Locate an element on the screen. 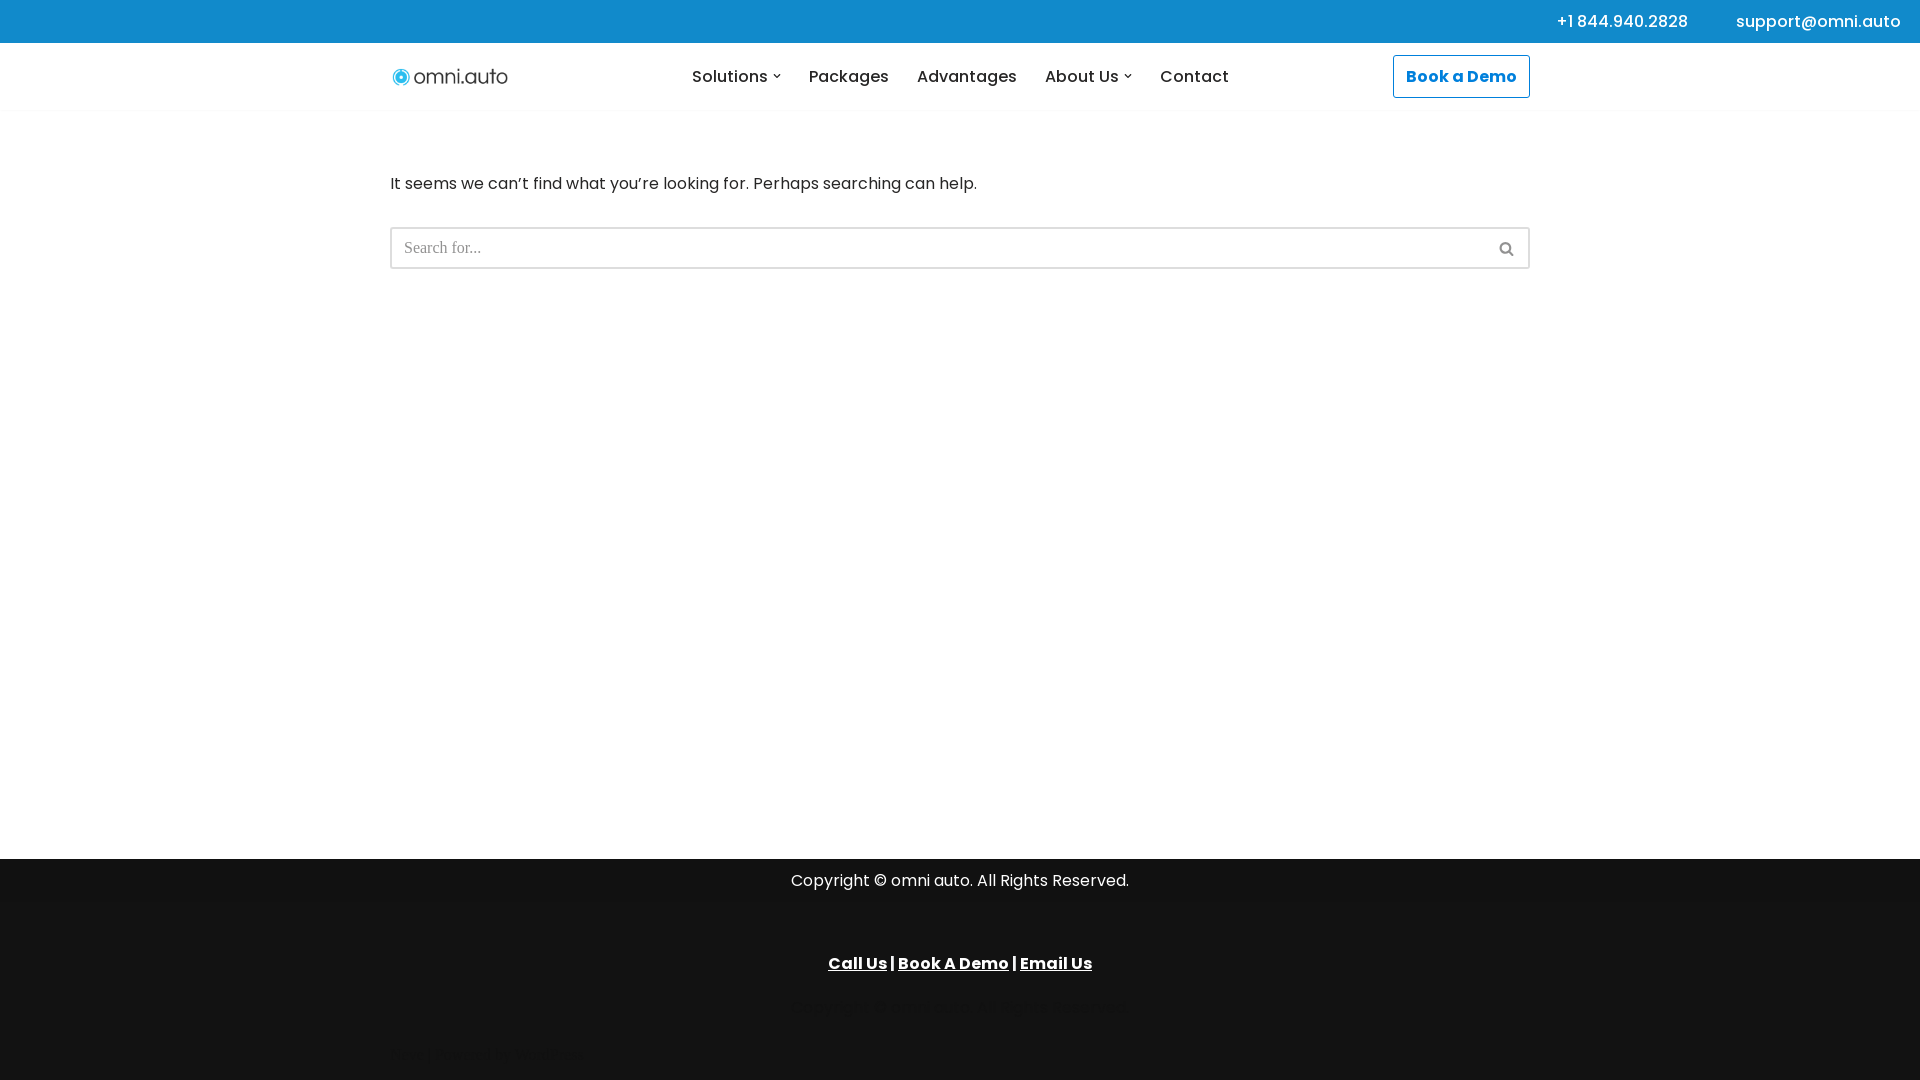  'Solutions' is located at coordinates (691, 75).